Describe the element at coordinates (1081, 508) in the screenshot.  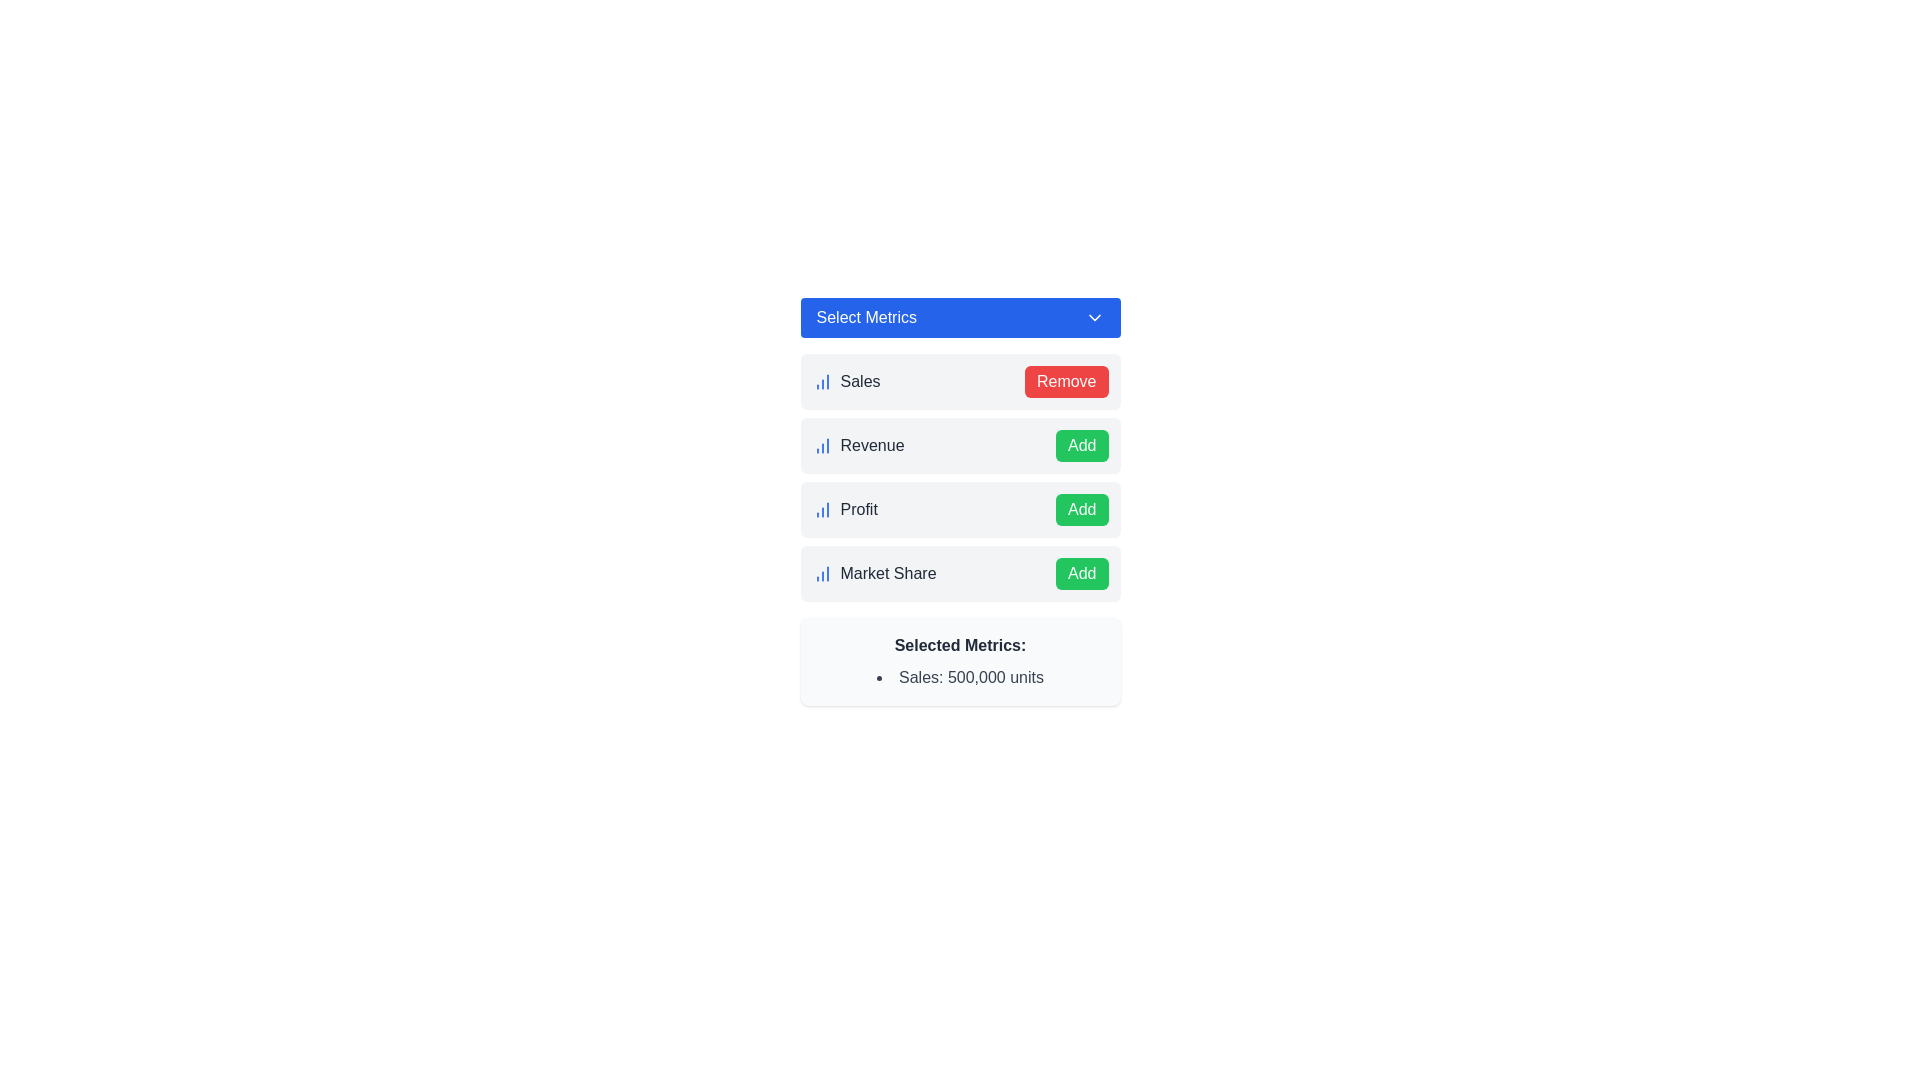
I see `the 'Add' button with rounded corners, green background, and white text` at that location.